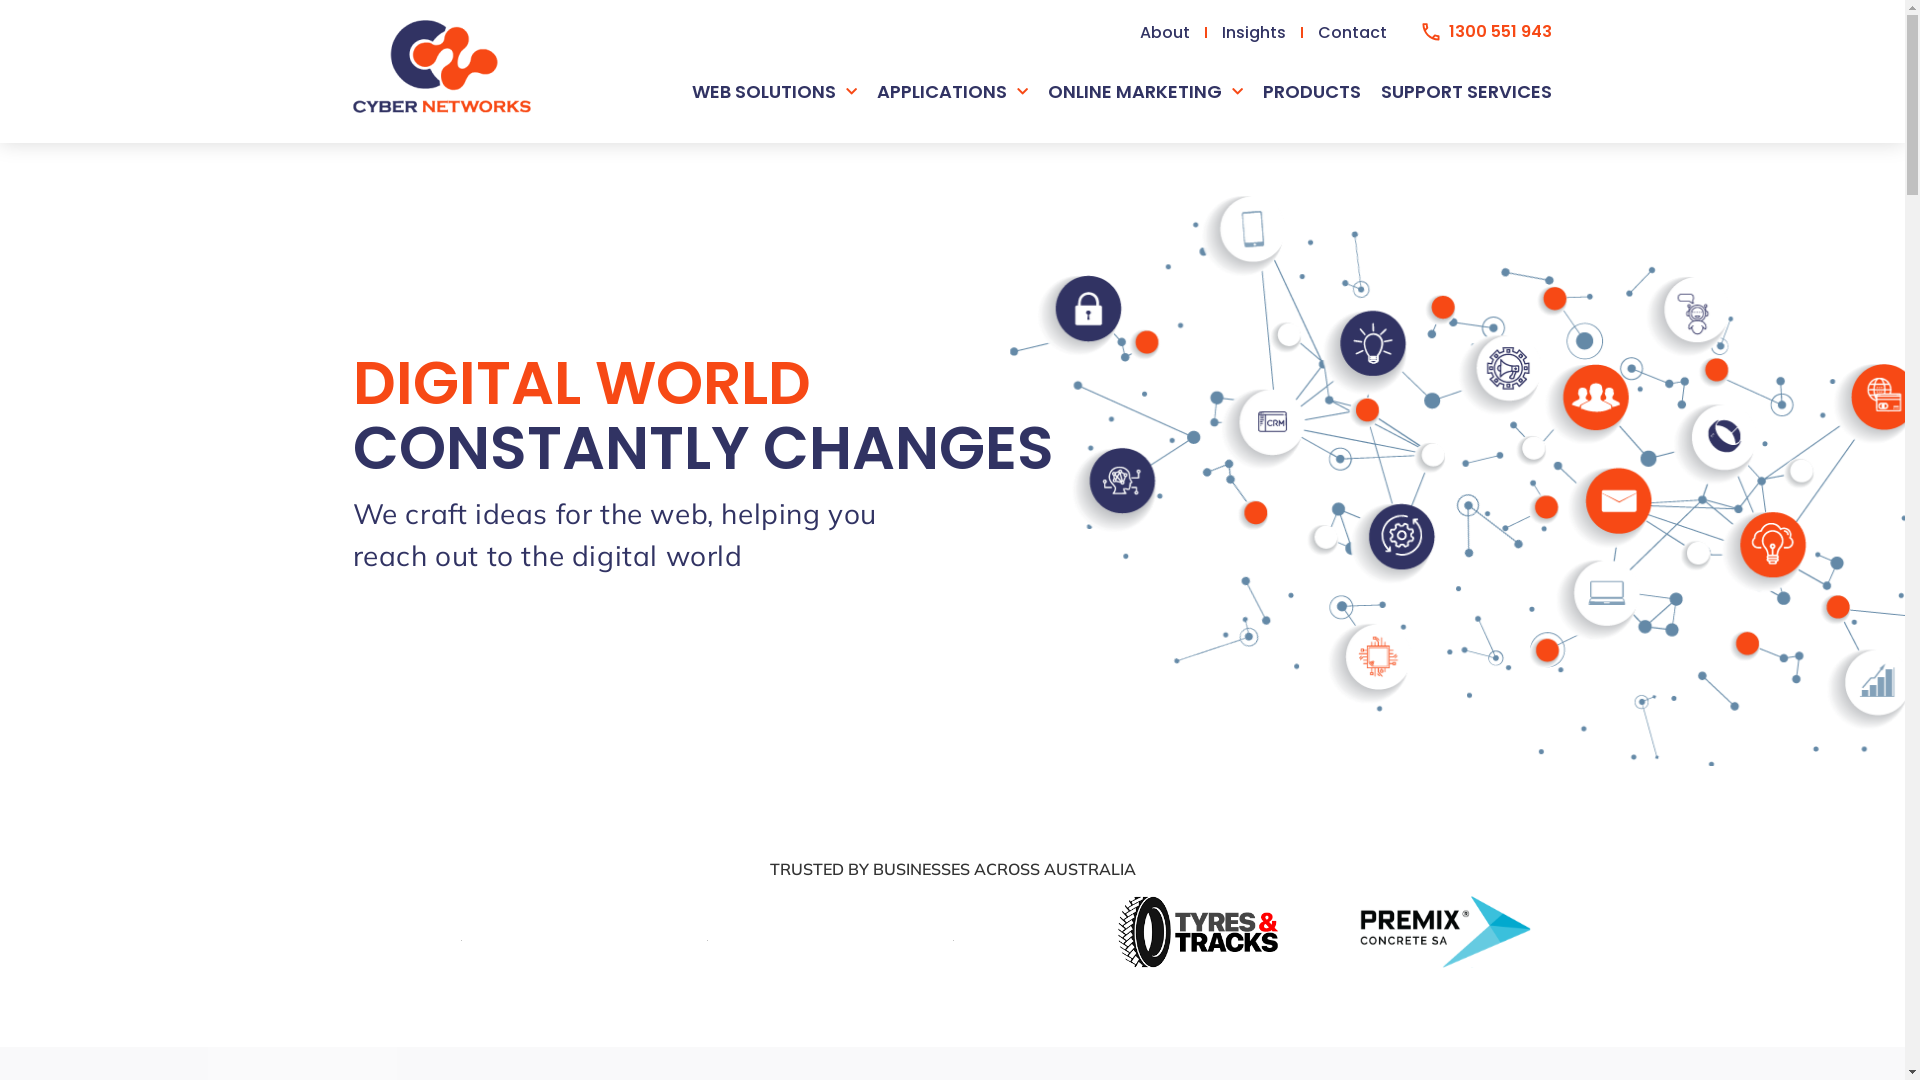 This screenshot has width=1920, height=1080. Describe the element at coordinates (1311, 92) in the screenshot. I see `'PRODUCTS'` at that location.